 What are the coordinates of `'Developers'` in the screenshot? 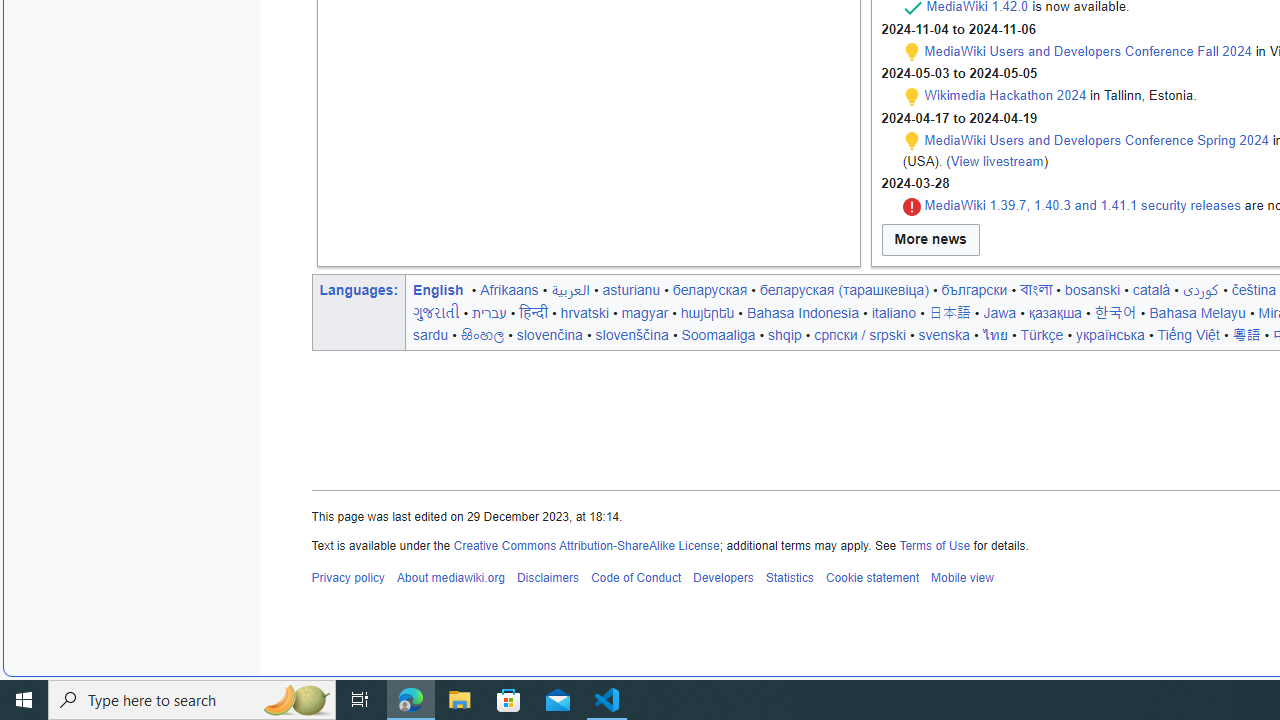 It's located at (722, 578).